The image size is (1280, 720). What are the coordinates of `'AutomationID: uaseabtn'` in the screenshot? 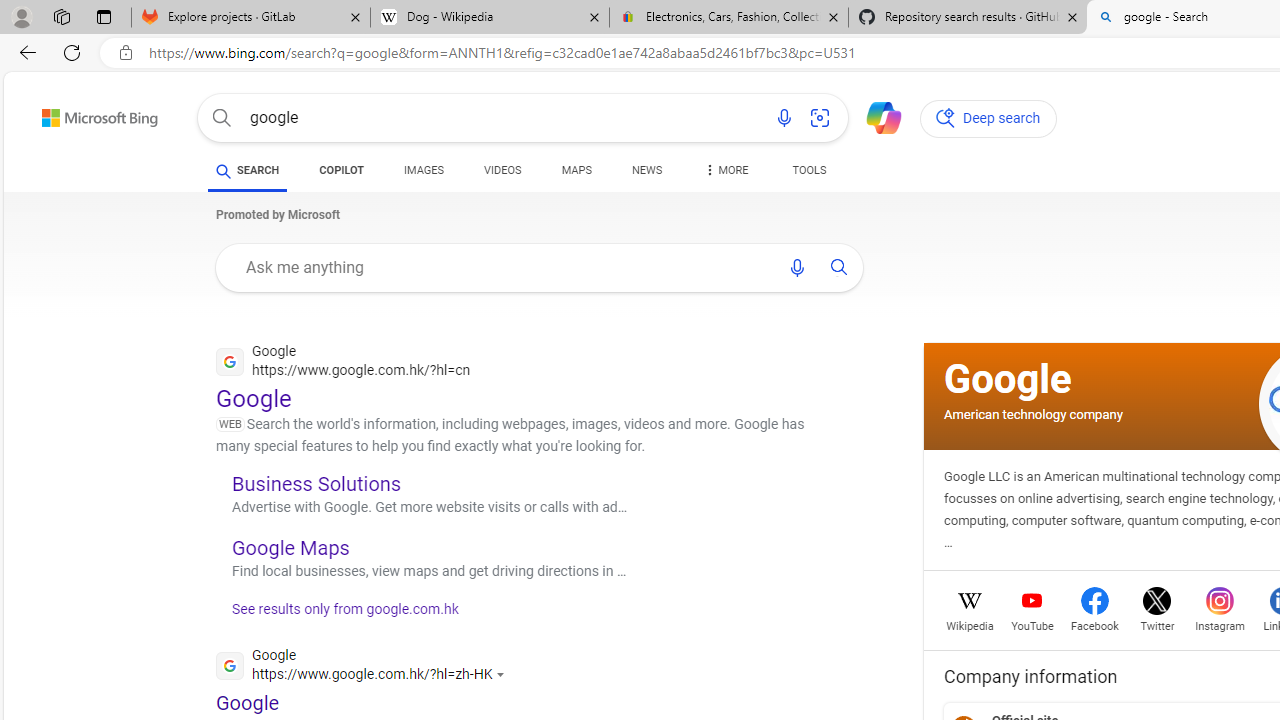 It's located at (839, 266).